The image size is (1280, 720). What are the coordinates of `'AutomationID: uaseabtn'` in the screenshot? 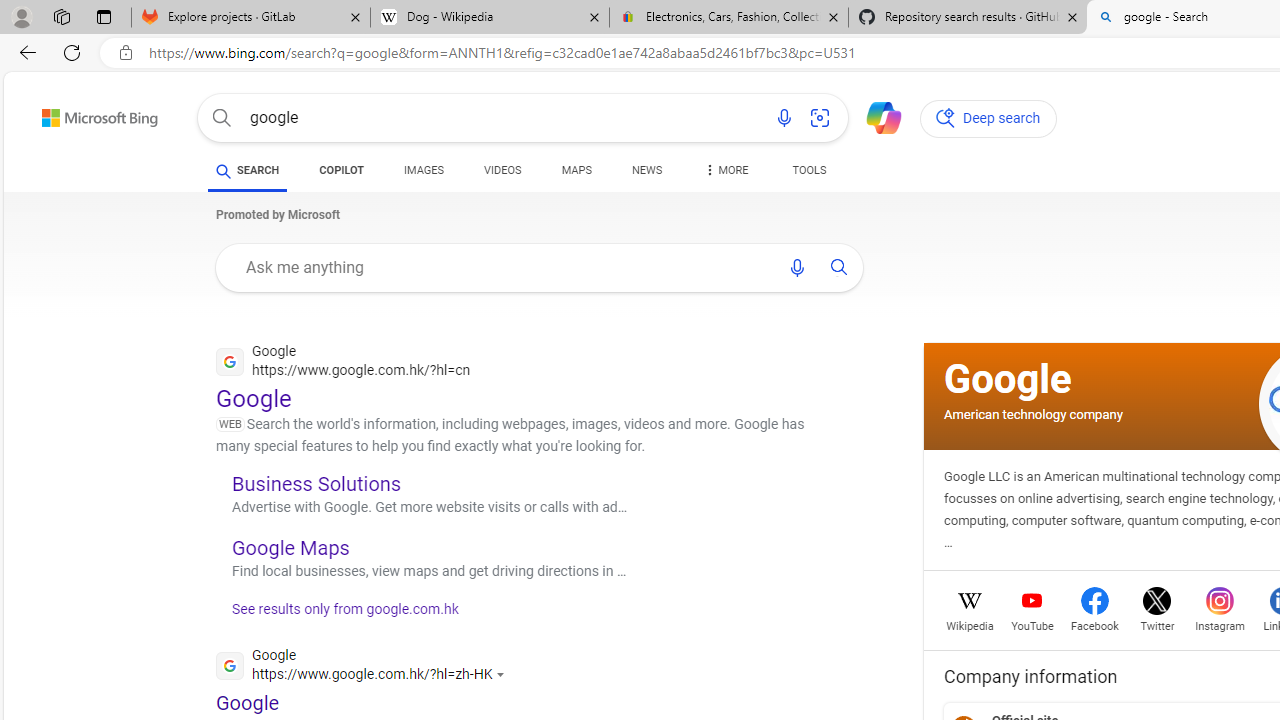 It's located at (839, 266).